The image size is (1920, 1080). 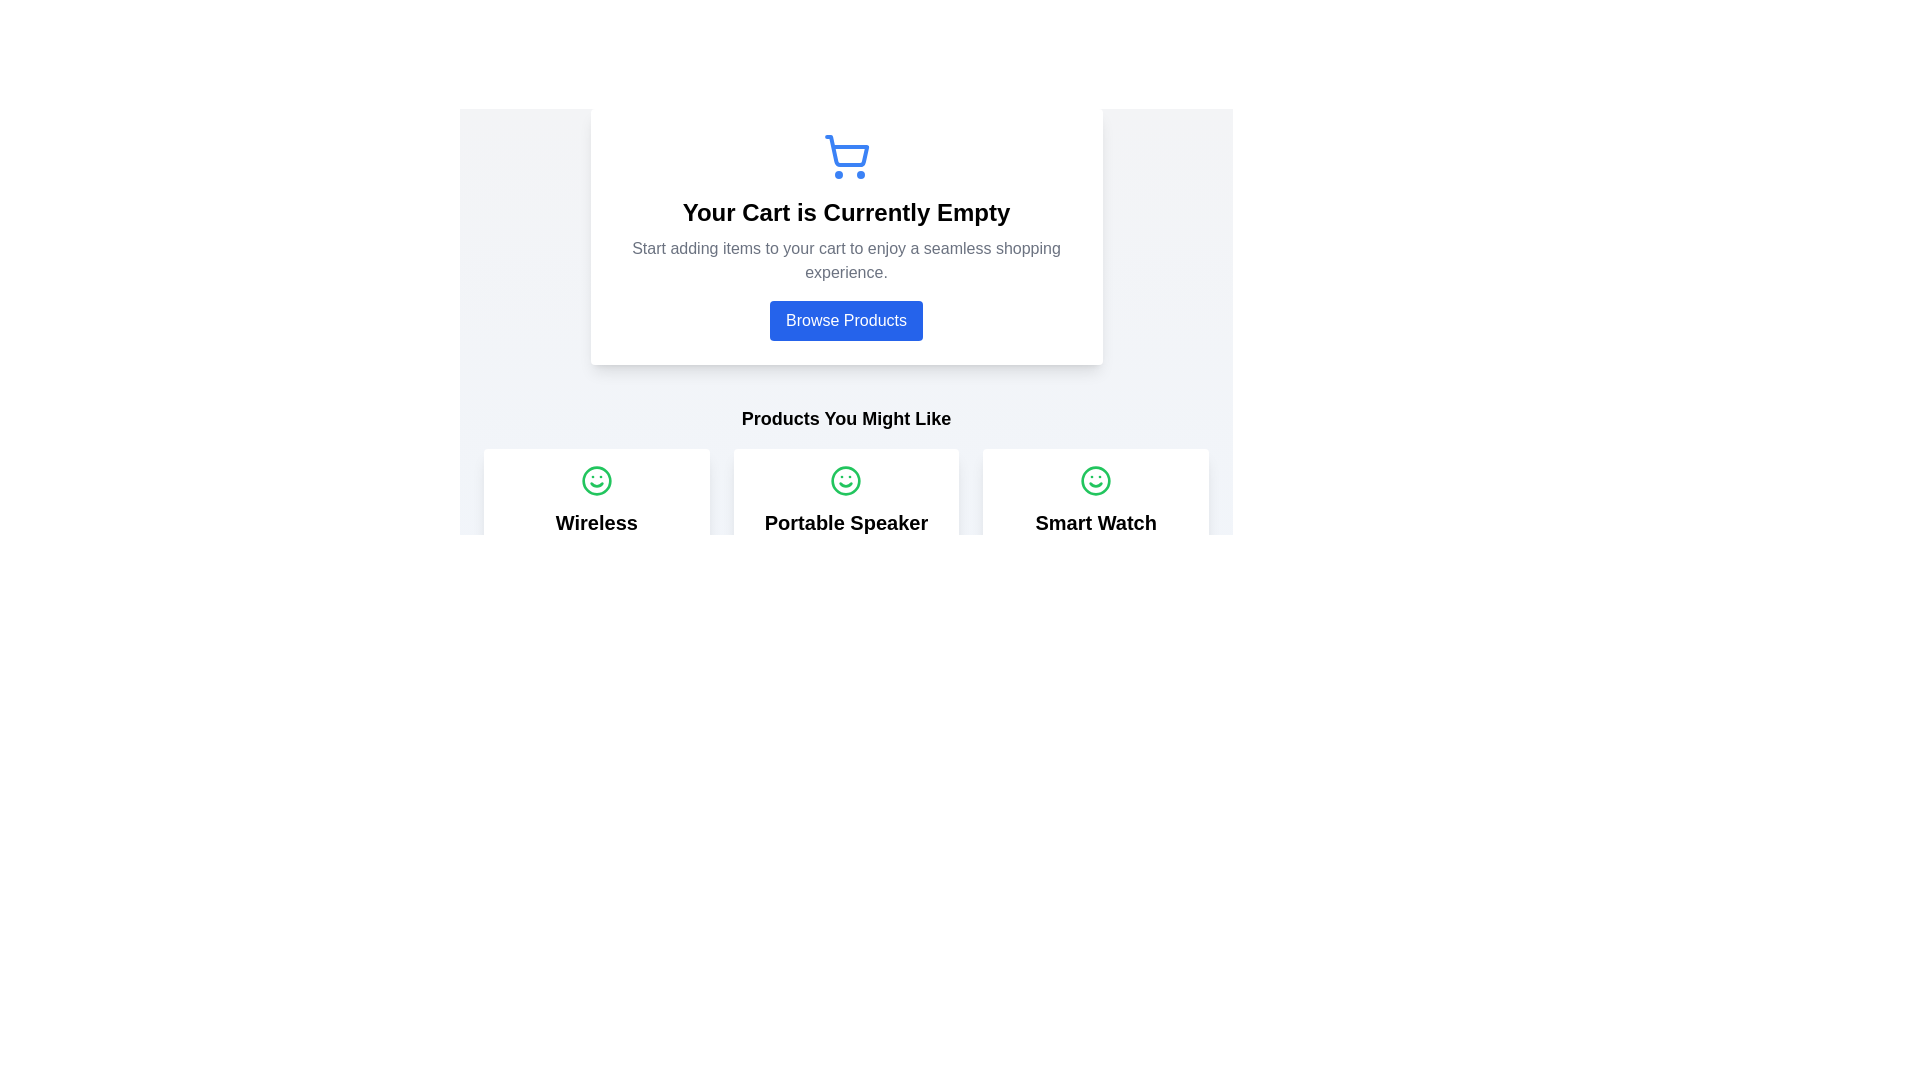 I want to click on the text label that displays 'Your Cart is Currently Empty', which is bold and large, positioned centrally within the dialog box, so click(x=846, y=212).